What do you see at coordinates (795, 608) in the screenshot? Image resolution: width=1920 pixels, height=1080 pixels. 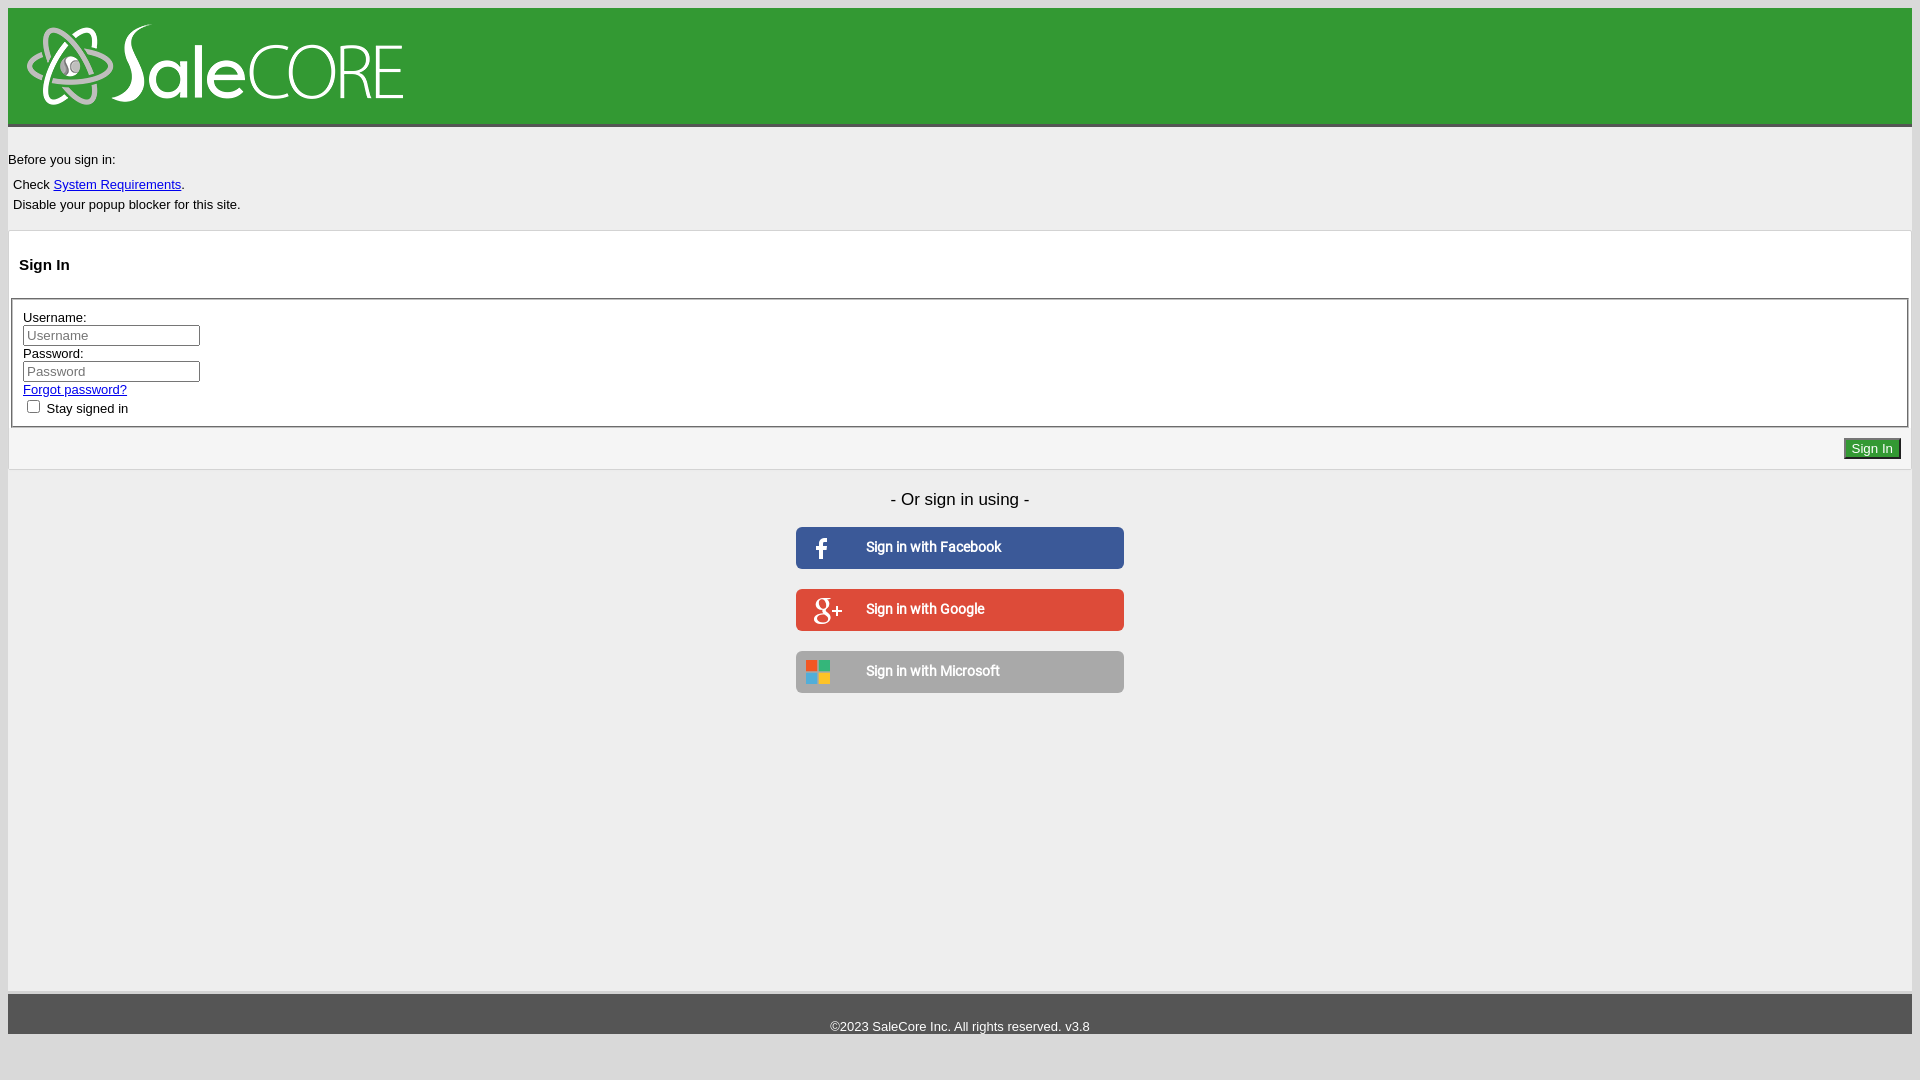 I see `'Sign in with Google'` at bounding box center [795, 608].